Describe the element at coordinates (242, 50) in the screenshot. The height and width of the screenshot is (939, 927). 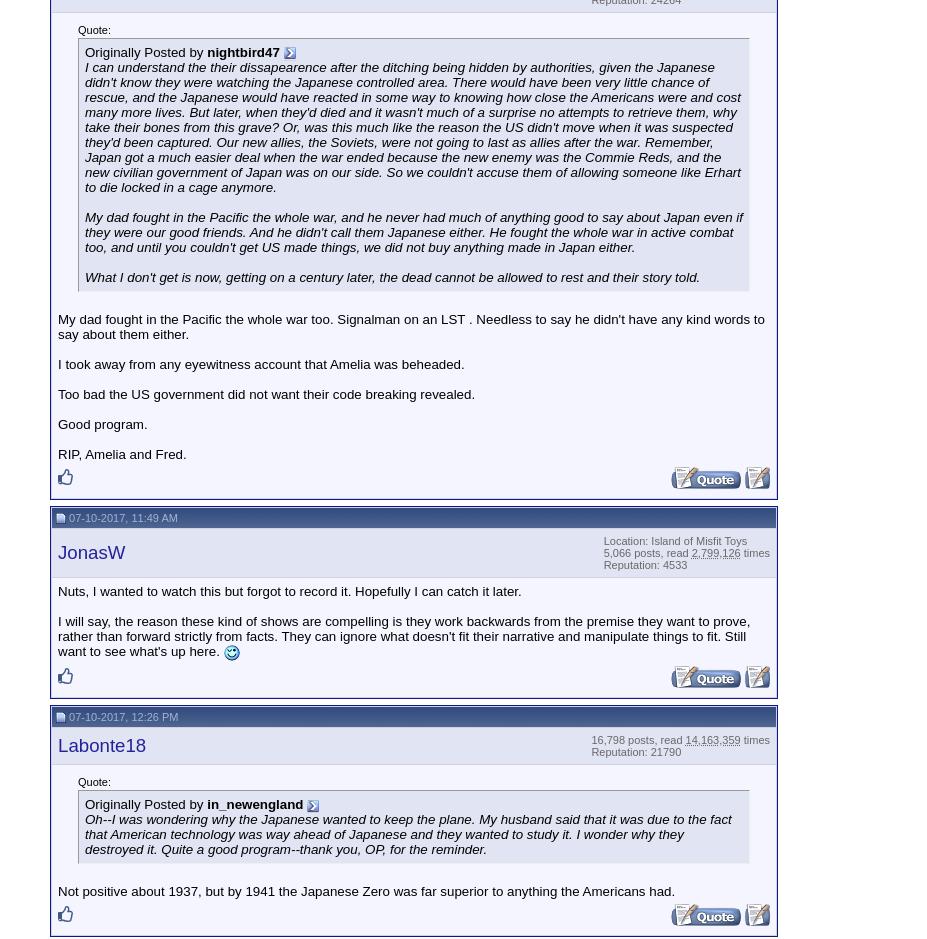
I see `'nightbird47'` at that location.